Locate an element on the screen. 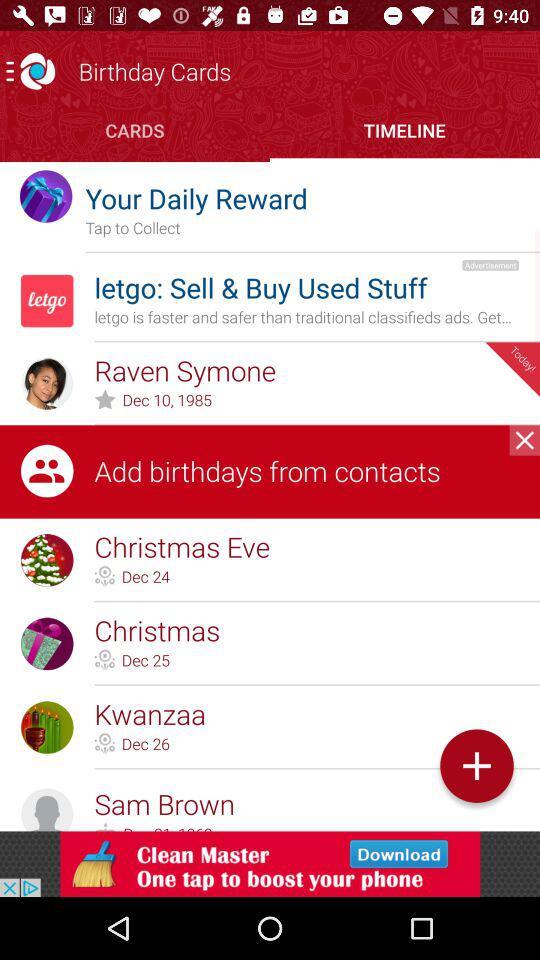 The width and height of the screenshot is (540, 960). cancel is located at coordinates (524, 440).